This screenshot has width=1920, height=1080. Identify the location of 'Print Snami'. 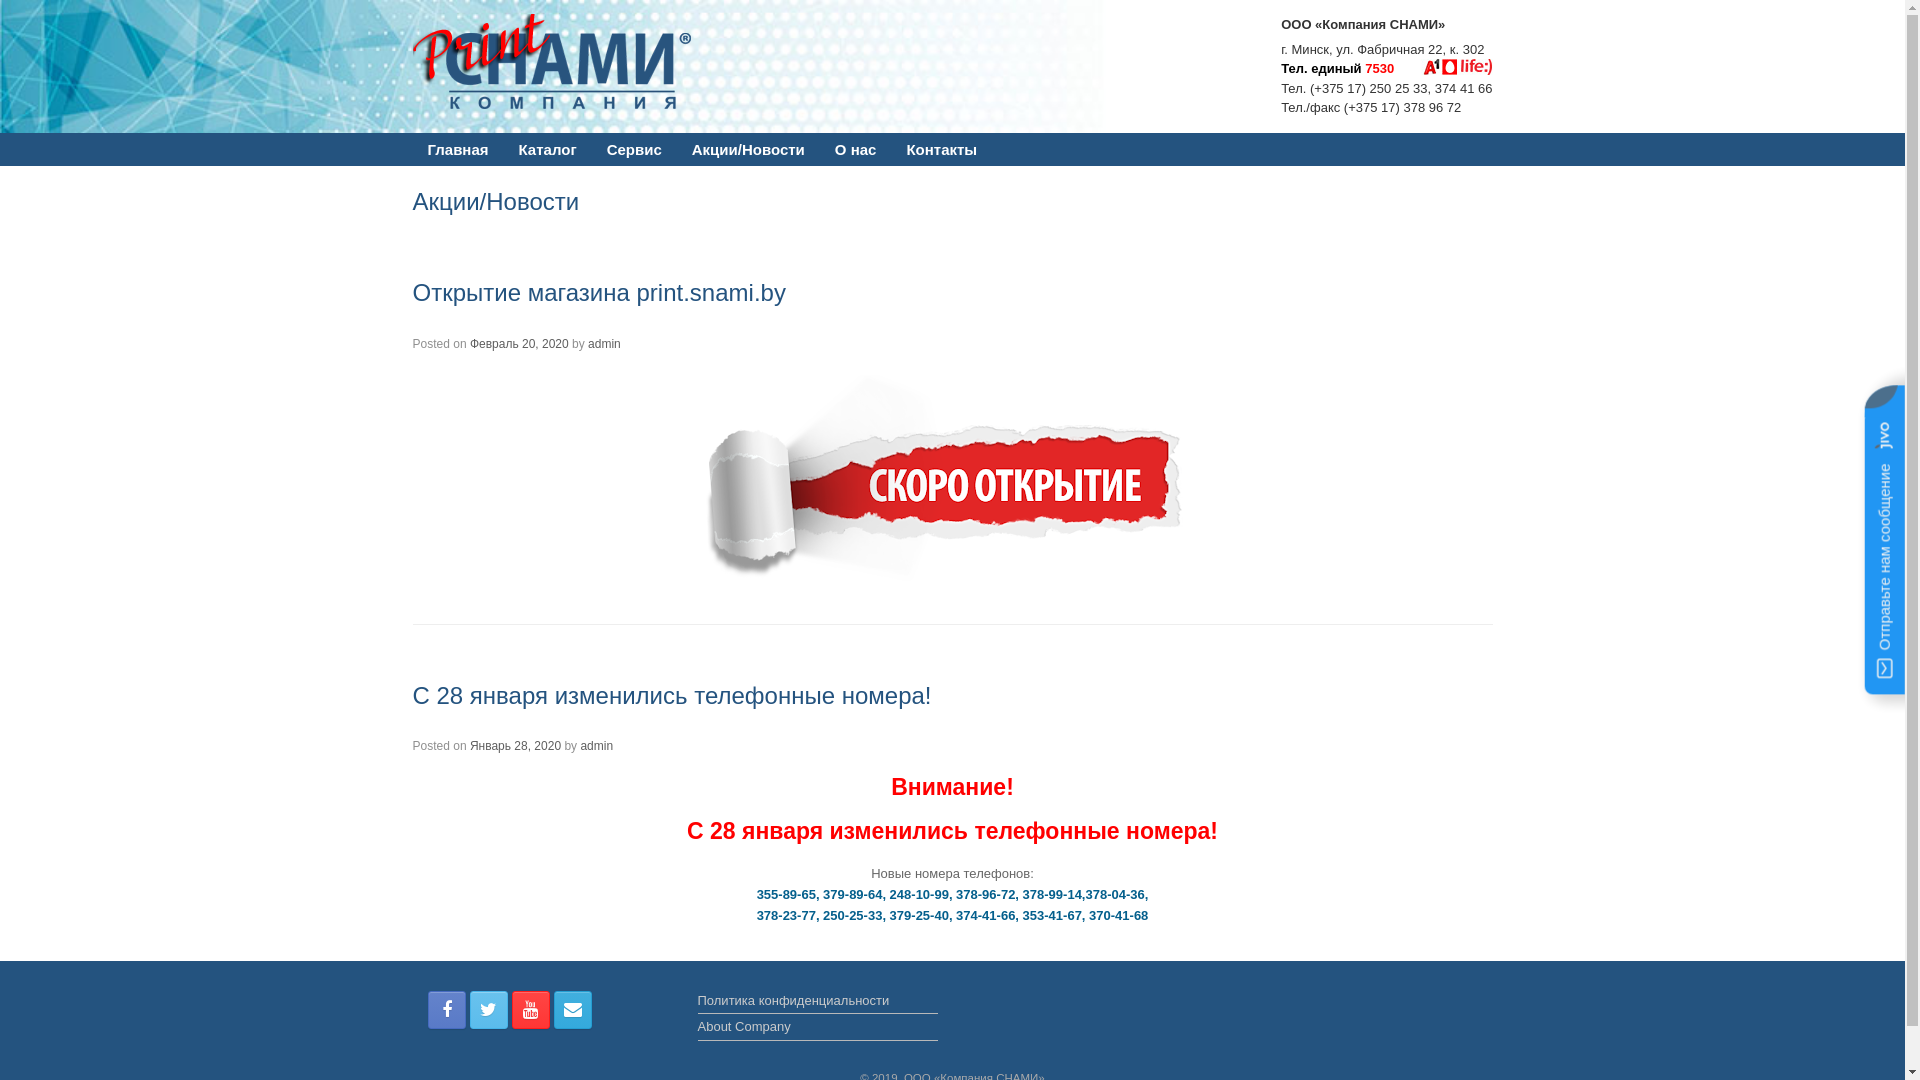
(563, 60).